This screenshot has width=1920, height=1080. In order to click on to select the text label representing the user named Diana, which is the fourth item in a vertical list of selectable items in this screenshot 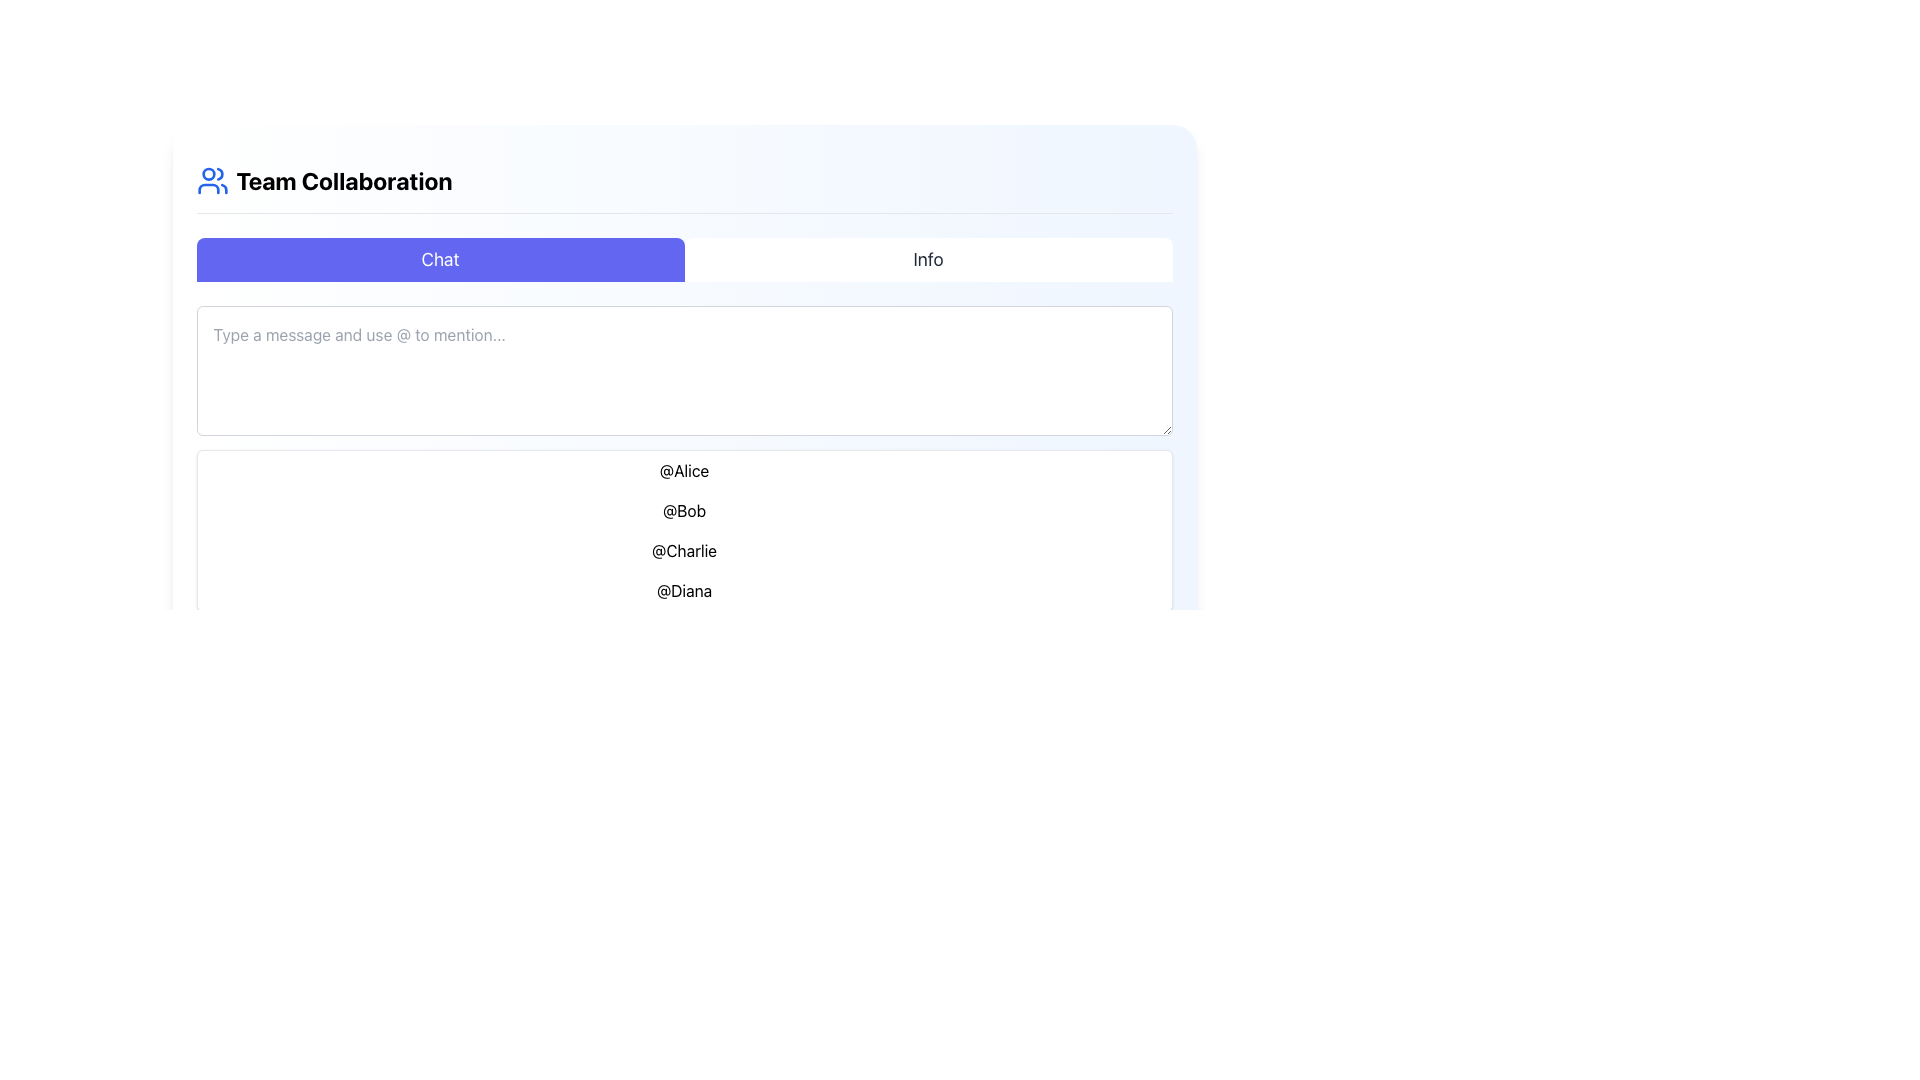, I will do `click(684, 589)`.